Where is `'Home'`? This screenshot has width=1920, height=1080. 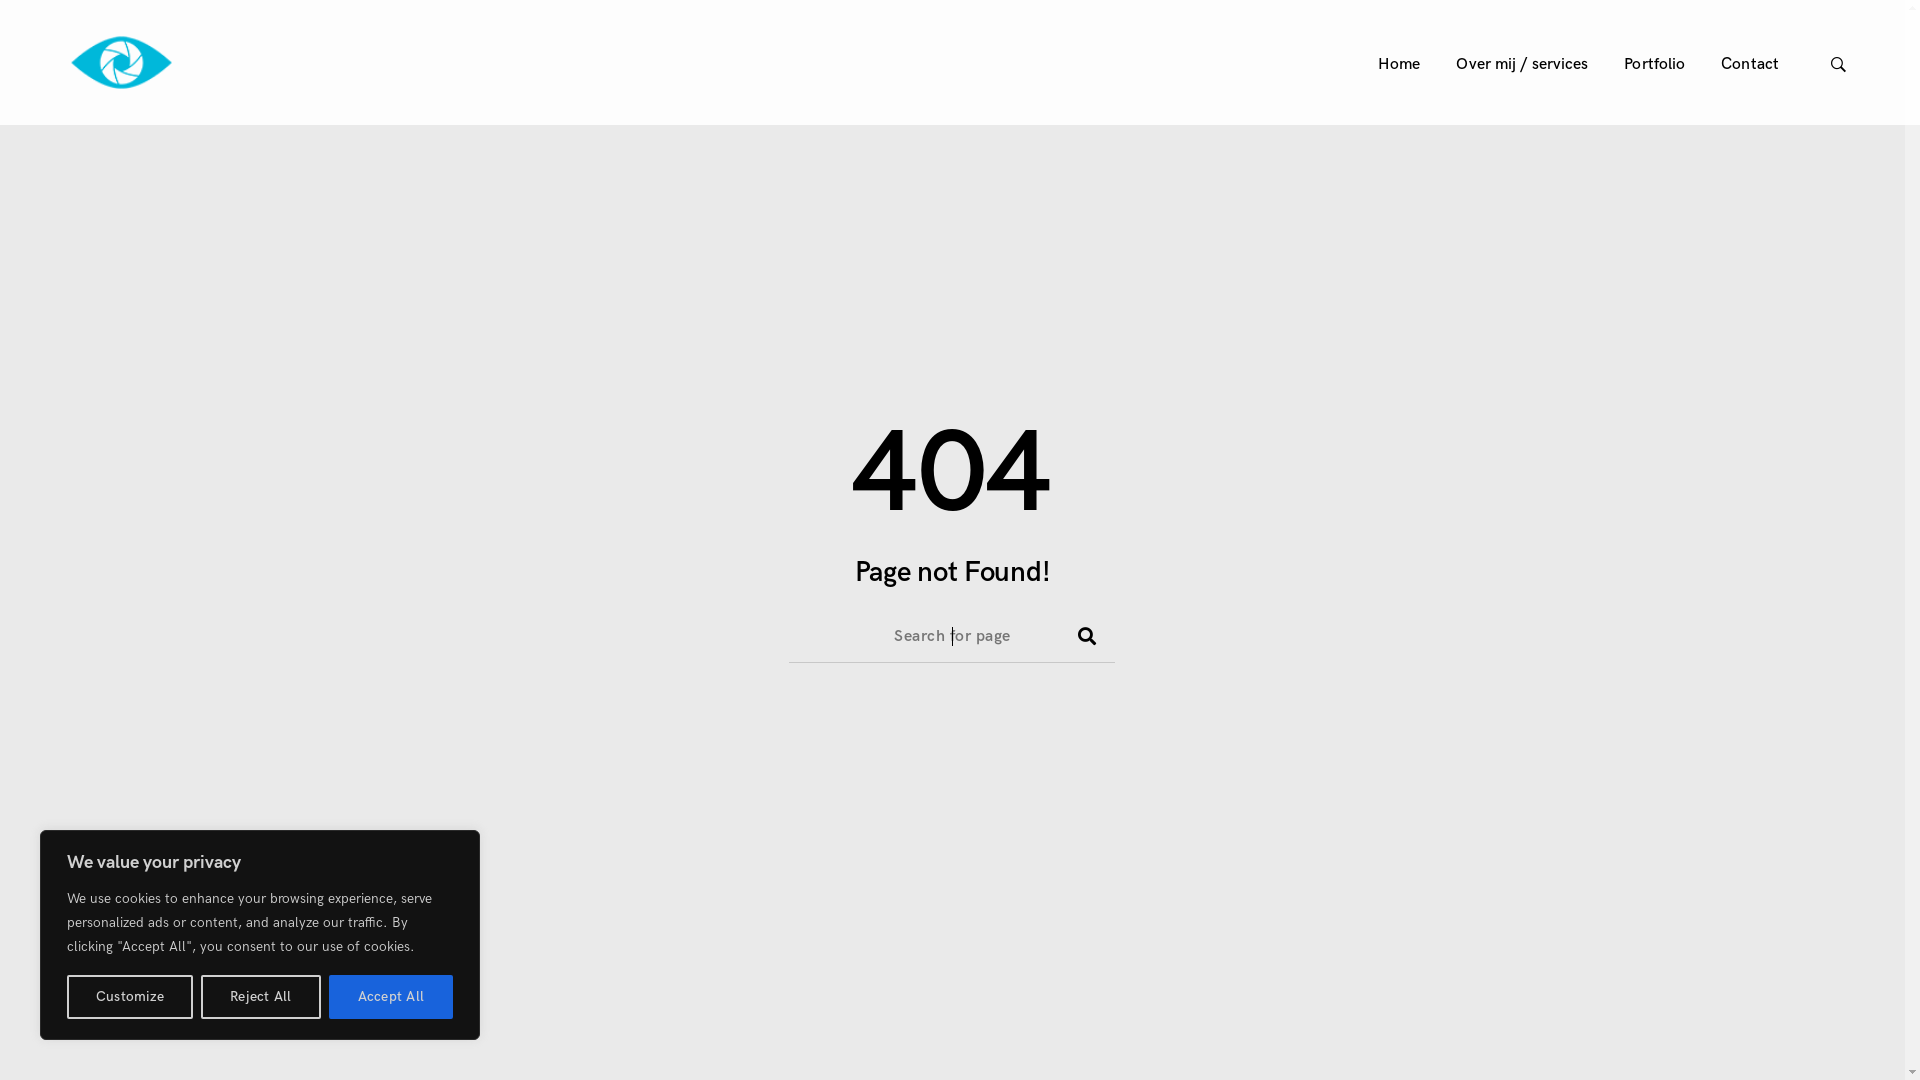 'Home' is located at coordinates (1397, 64).